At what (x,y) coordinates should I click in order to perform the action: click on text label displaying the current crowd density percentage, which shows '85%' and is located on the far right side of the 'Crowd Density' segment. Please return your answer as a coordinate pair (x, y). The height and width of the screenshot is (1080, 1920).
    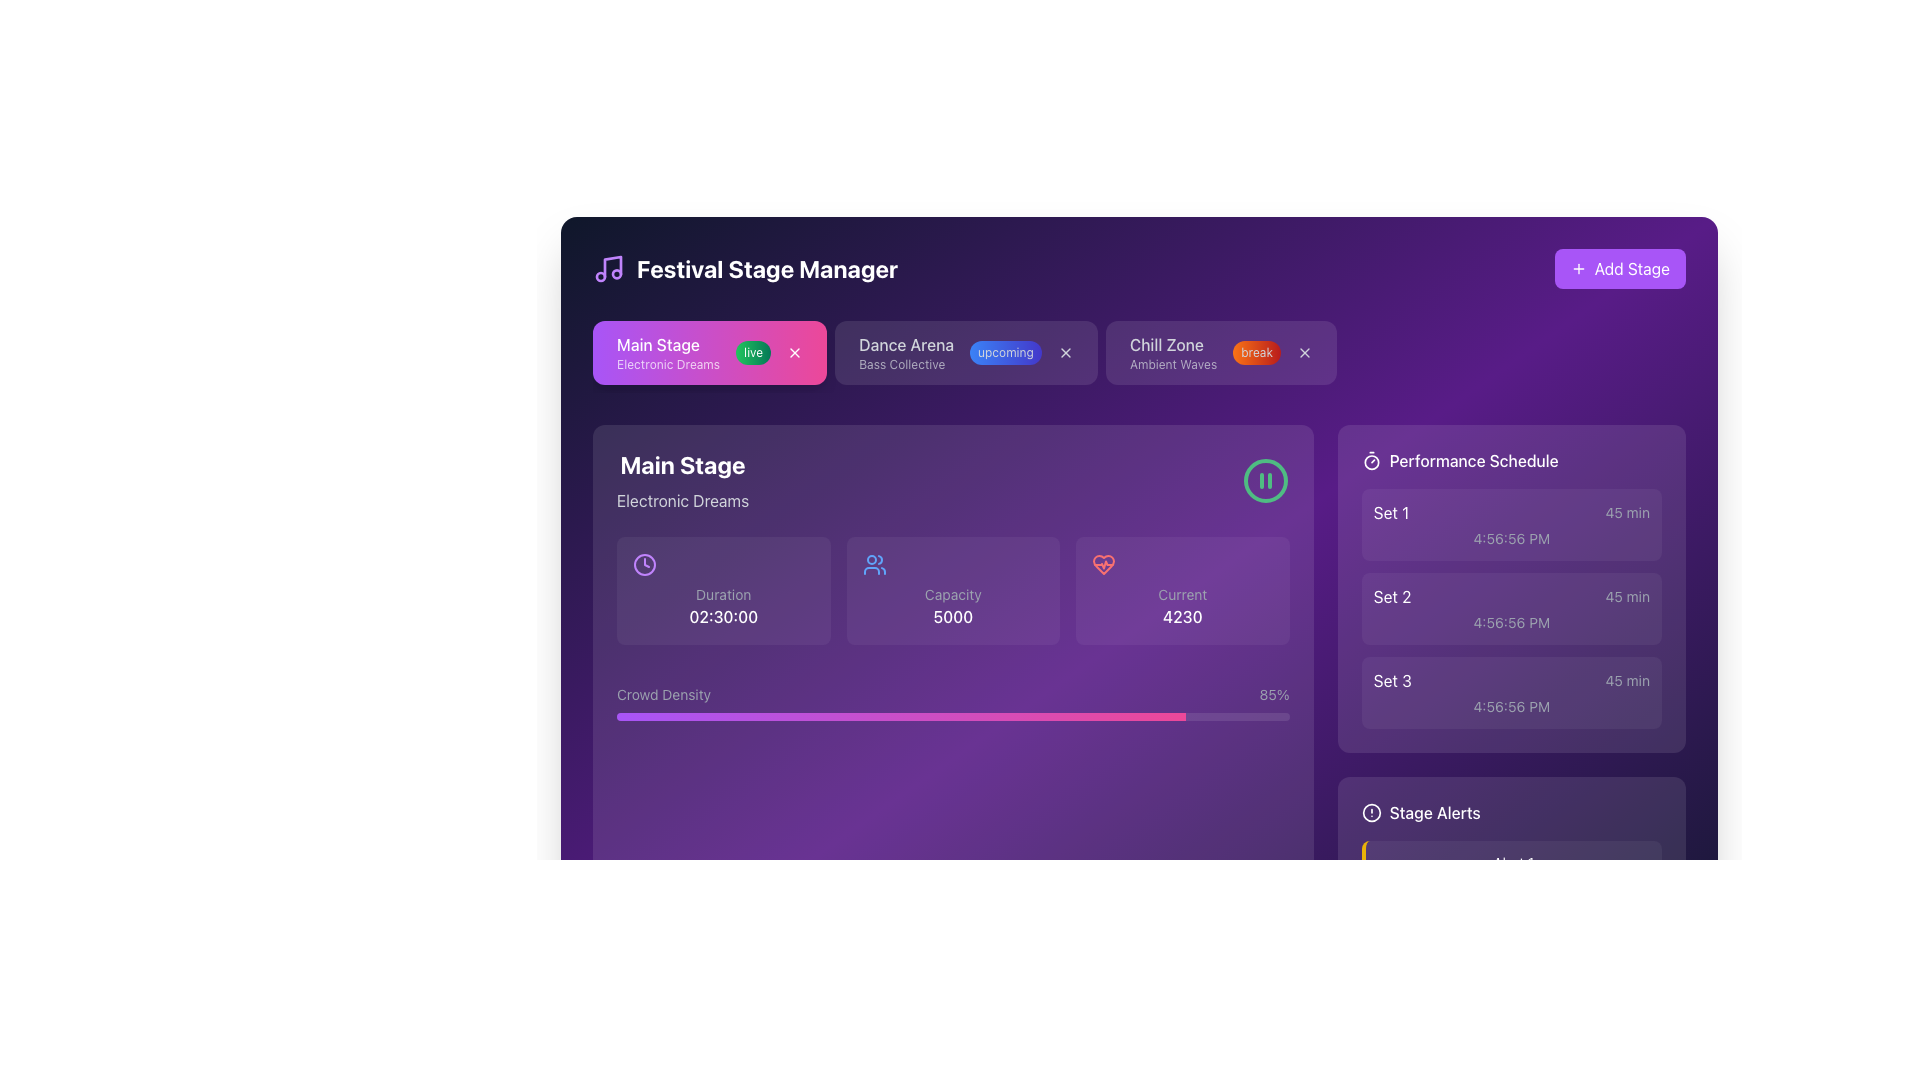
    Looking at the image, I should click on (1273, 693).